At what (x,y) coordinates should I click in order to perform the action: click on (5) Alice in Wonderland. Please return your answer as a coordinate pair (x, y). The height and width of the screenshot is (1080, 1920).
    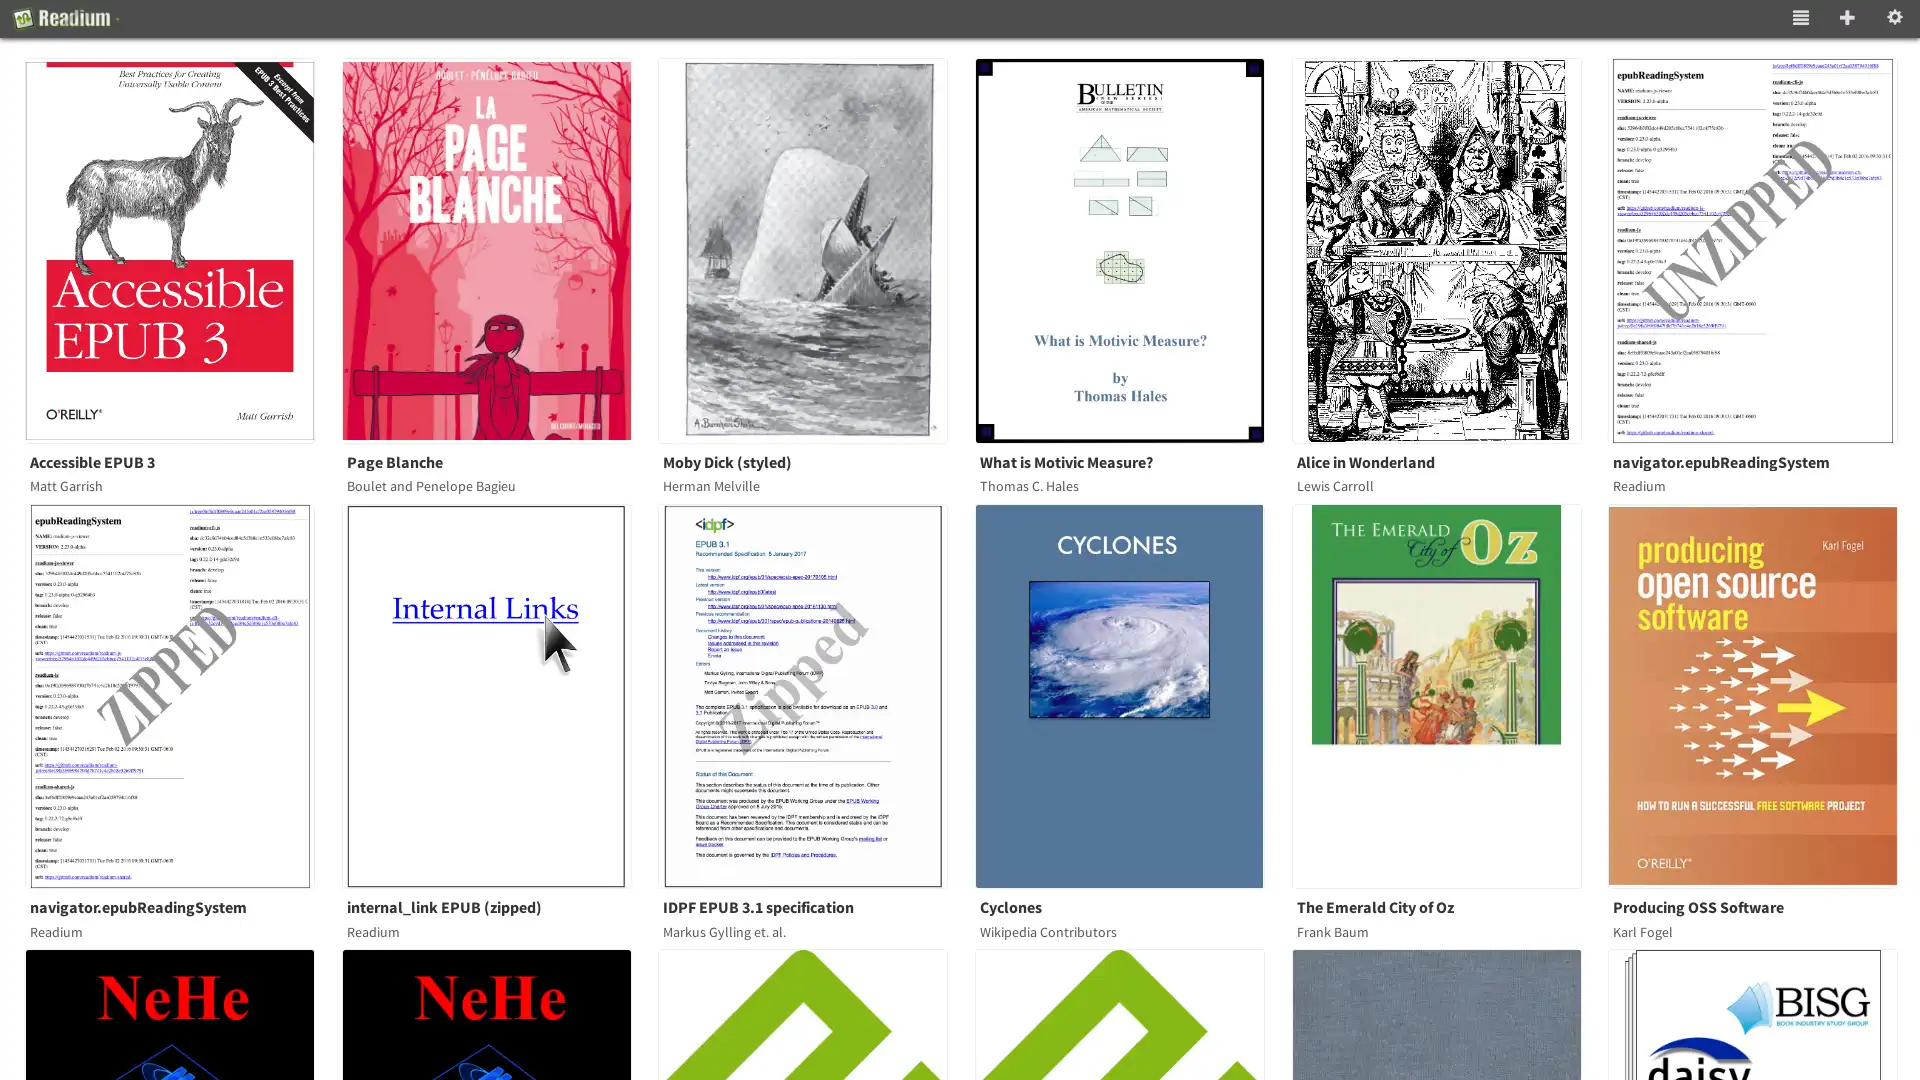
    Looking at the image, I should click on (1448, 249).